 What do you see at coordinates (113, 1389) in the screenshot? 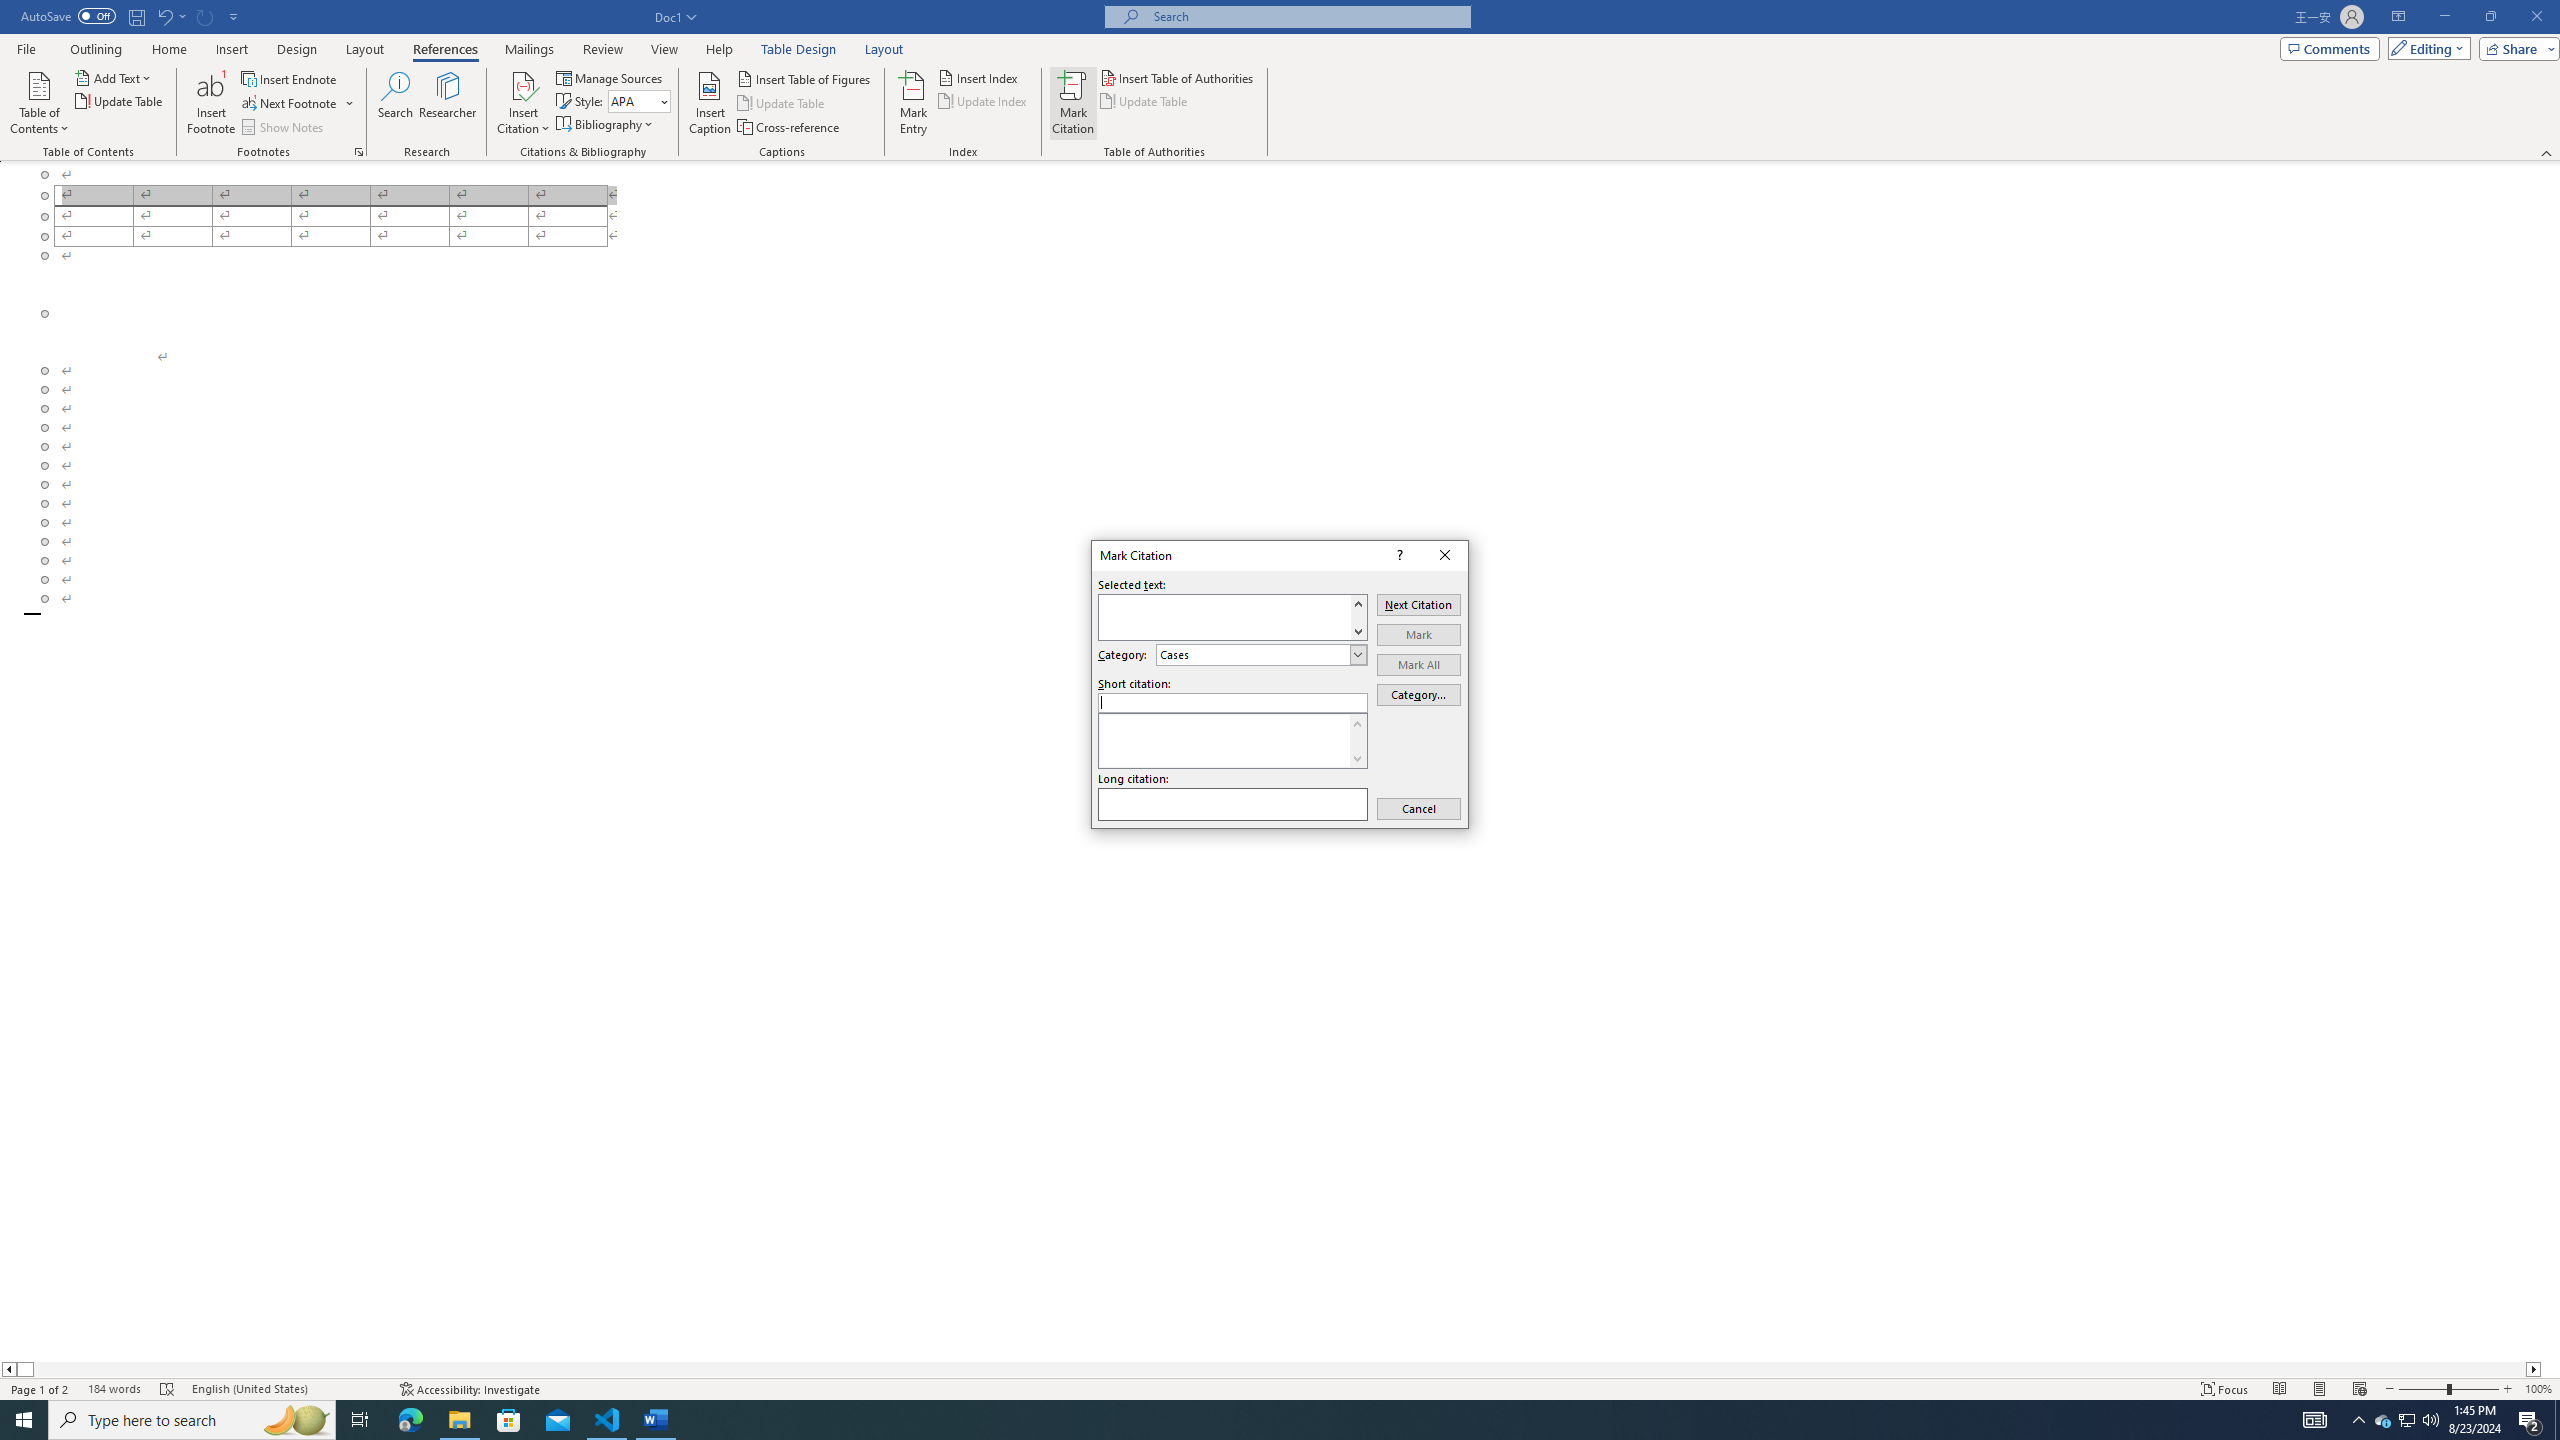
I see `'Word Count 184 words'` at bounding box center [113, 1389].